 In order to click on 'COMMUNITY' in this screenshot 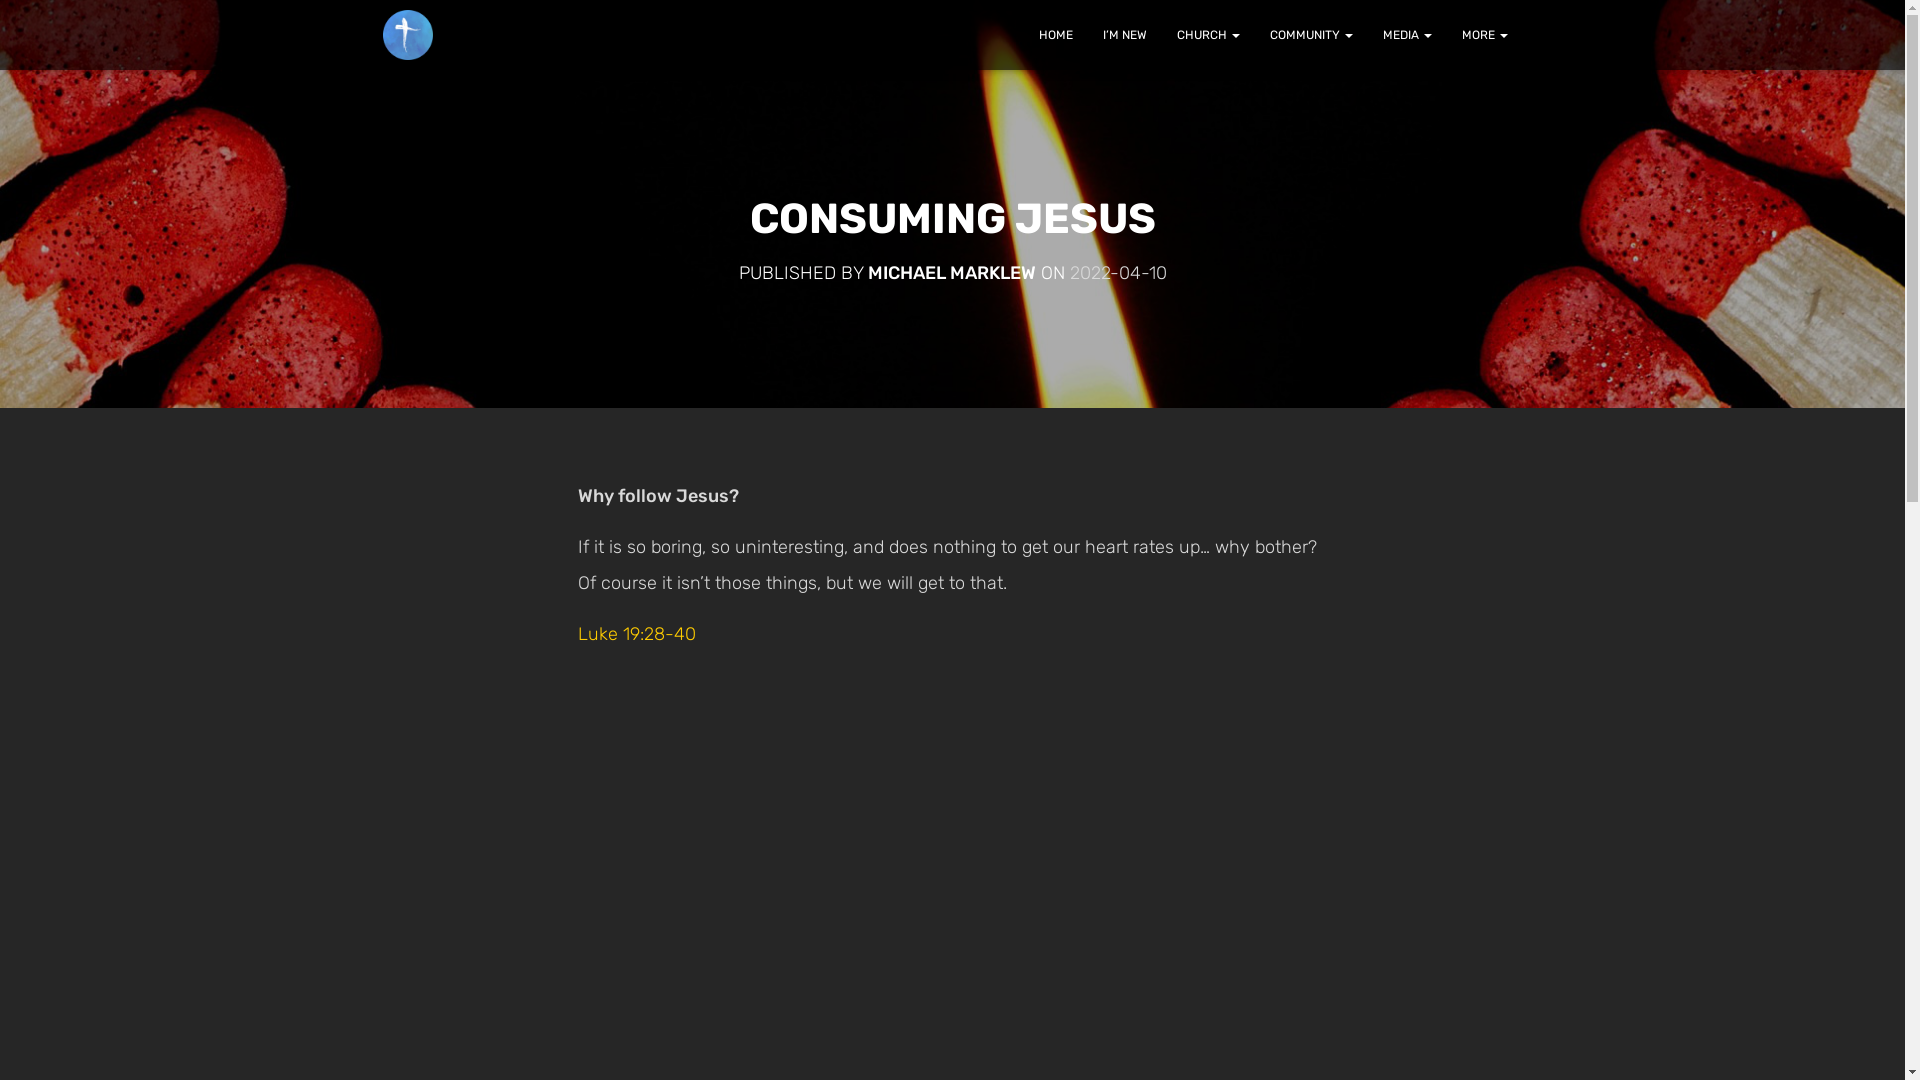, I will do `click(1310, 34)`.